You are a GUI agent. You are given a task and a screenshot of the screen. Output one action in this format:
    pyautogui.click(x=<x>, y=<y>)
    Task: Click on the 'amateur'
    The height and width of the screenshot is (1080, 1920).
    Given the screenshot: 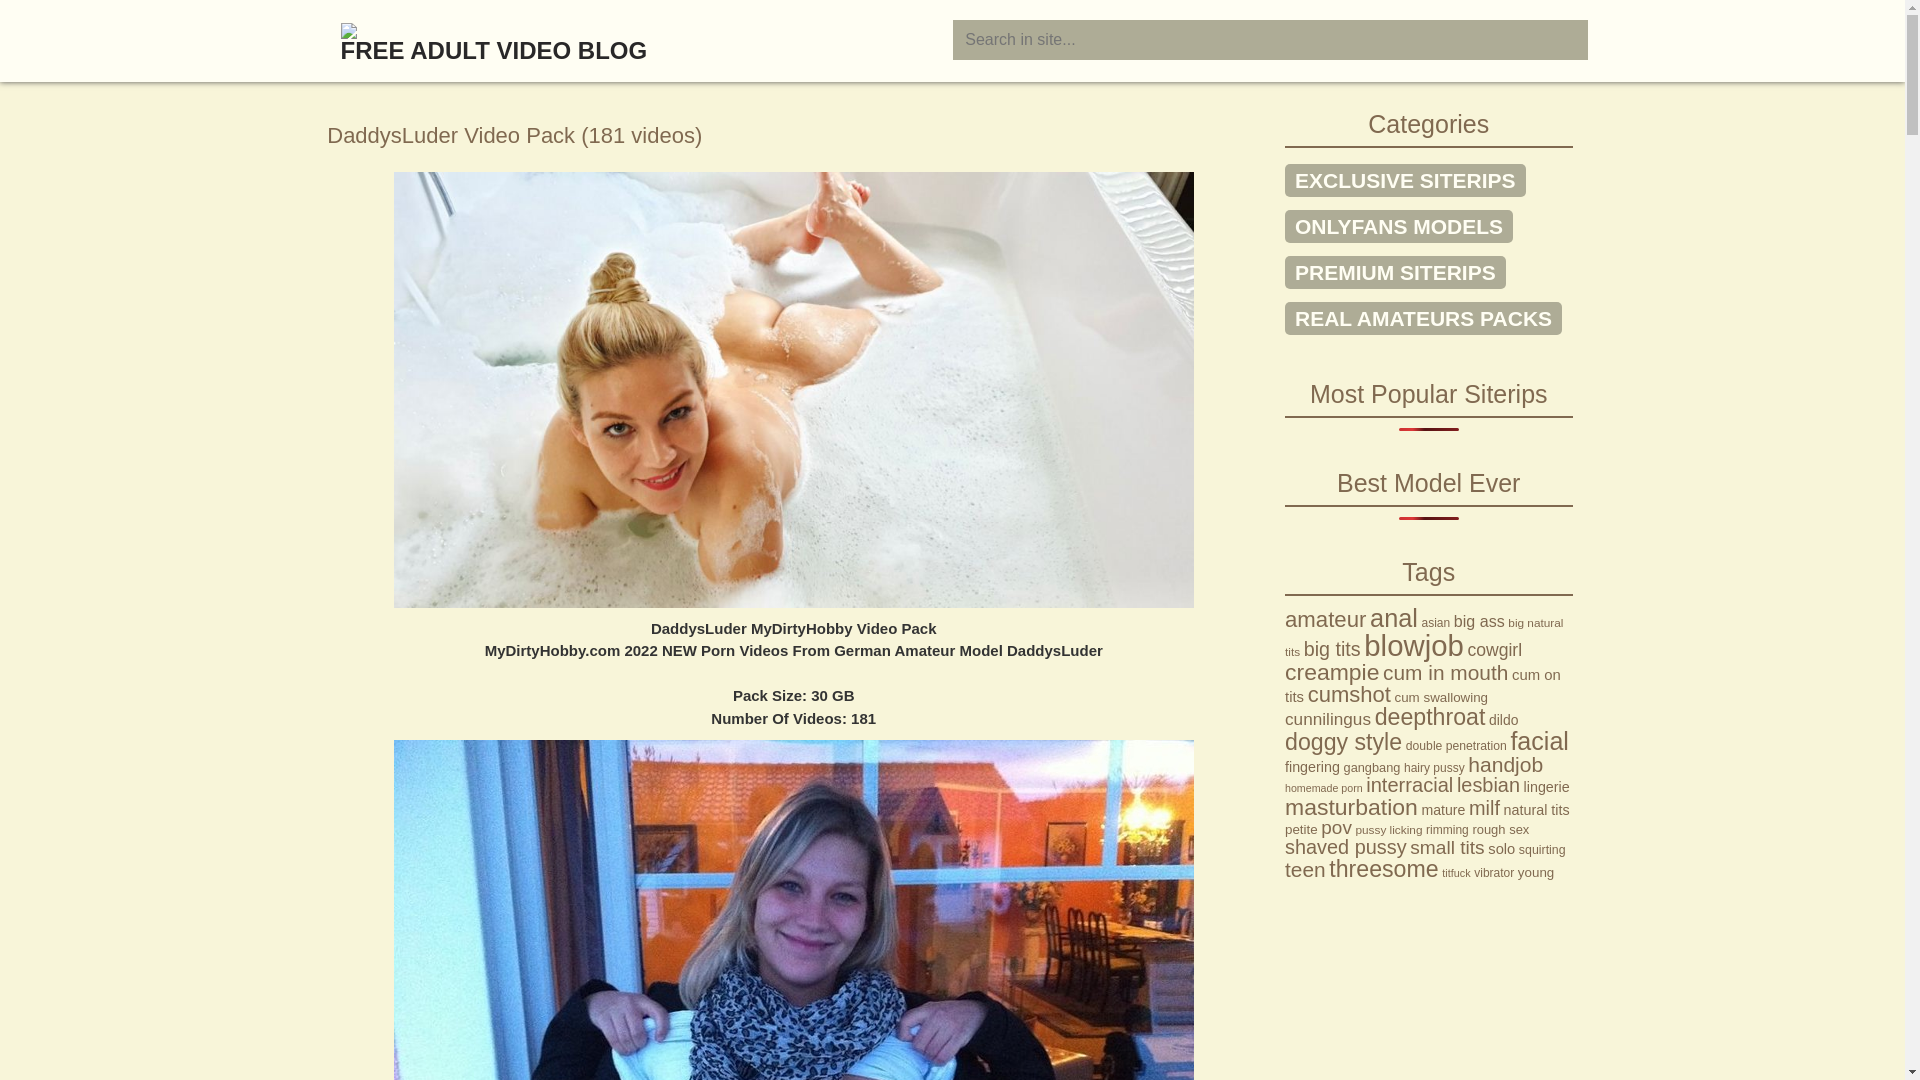 What is the action you would take?
    pyautogui.click(x=1325, y=618)
    